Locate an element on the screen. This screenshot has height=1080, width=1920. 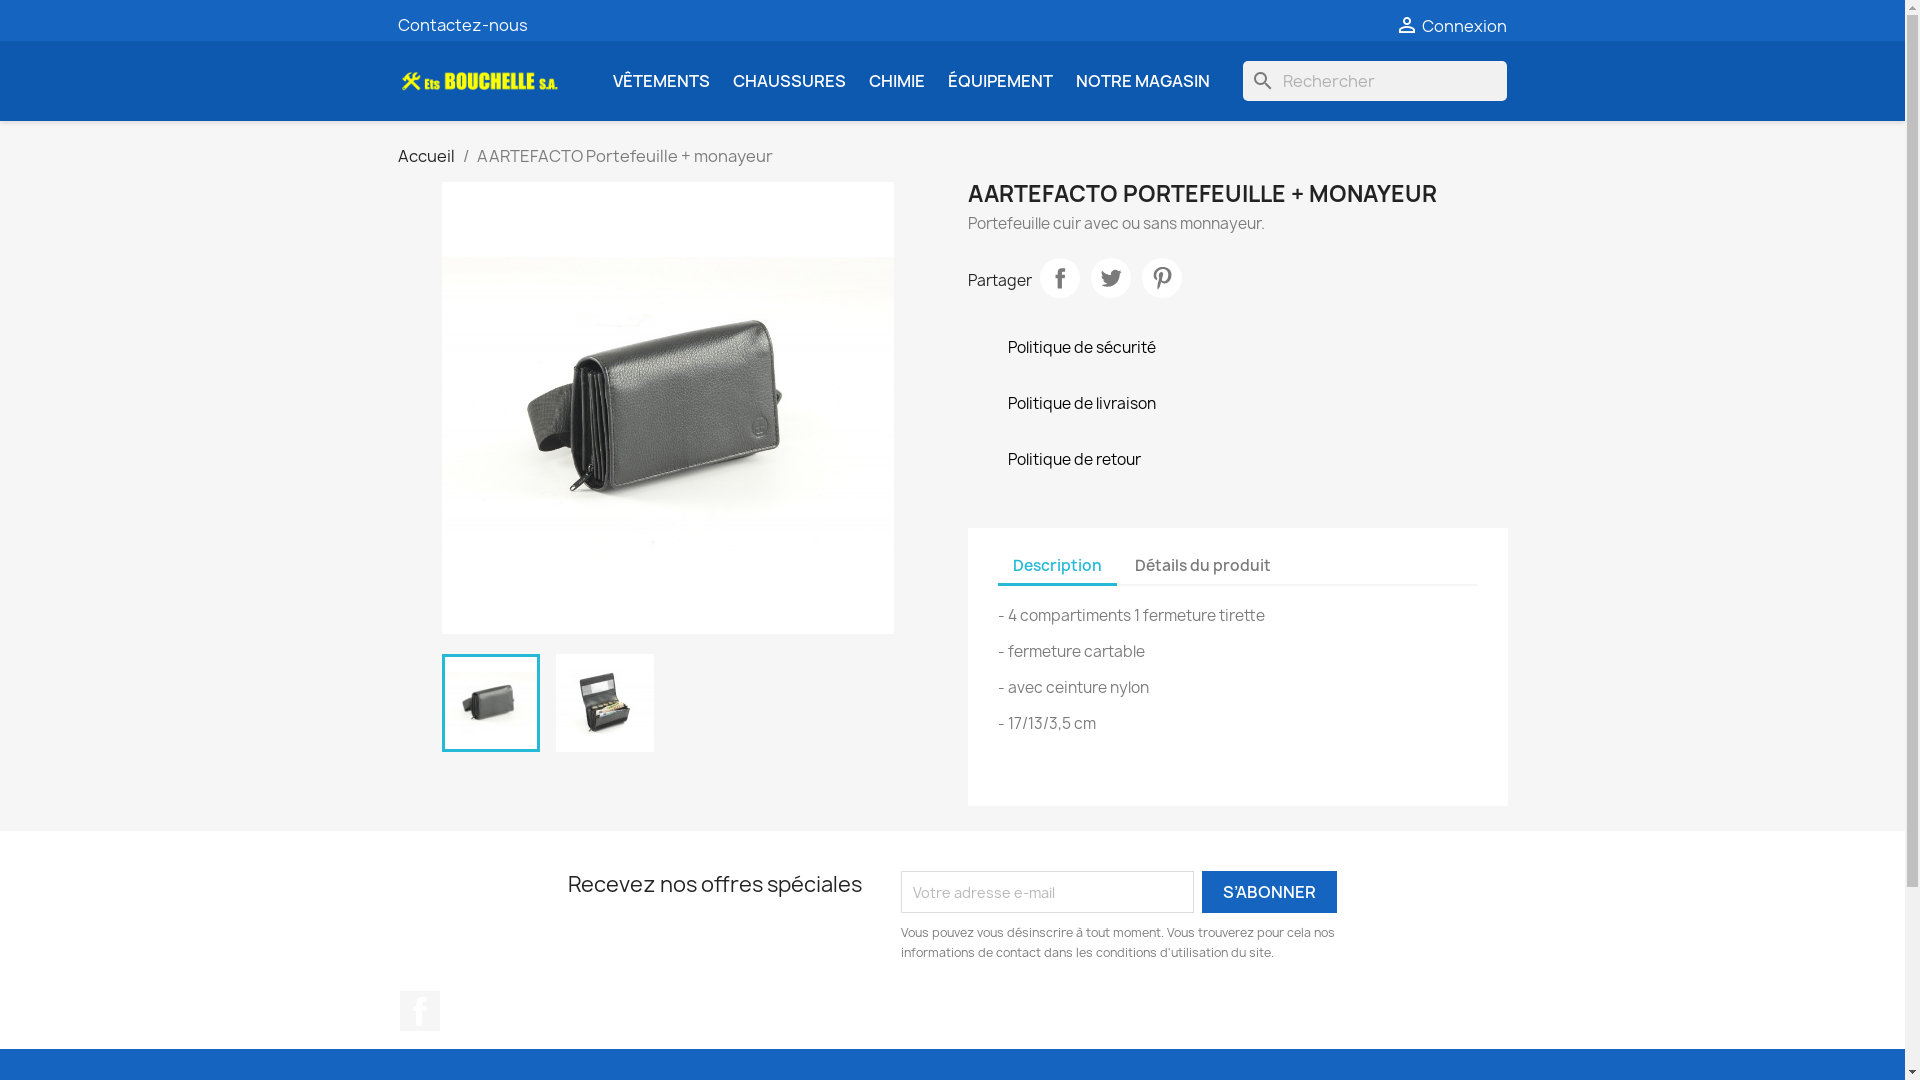
'Facebook' is located at coordinates (419, 1010).